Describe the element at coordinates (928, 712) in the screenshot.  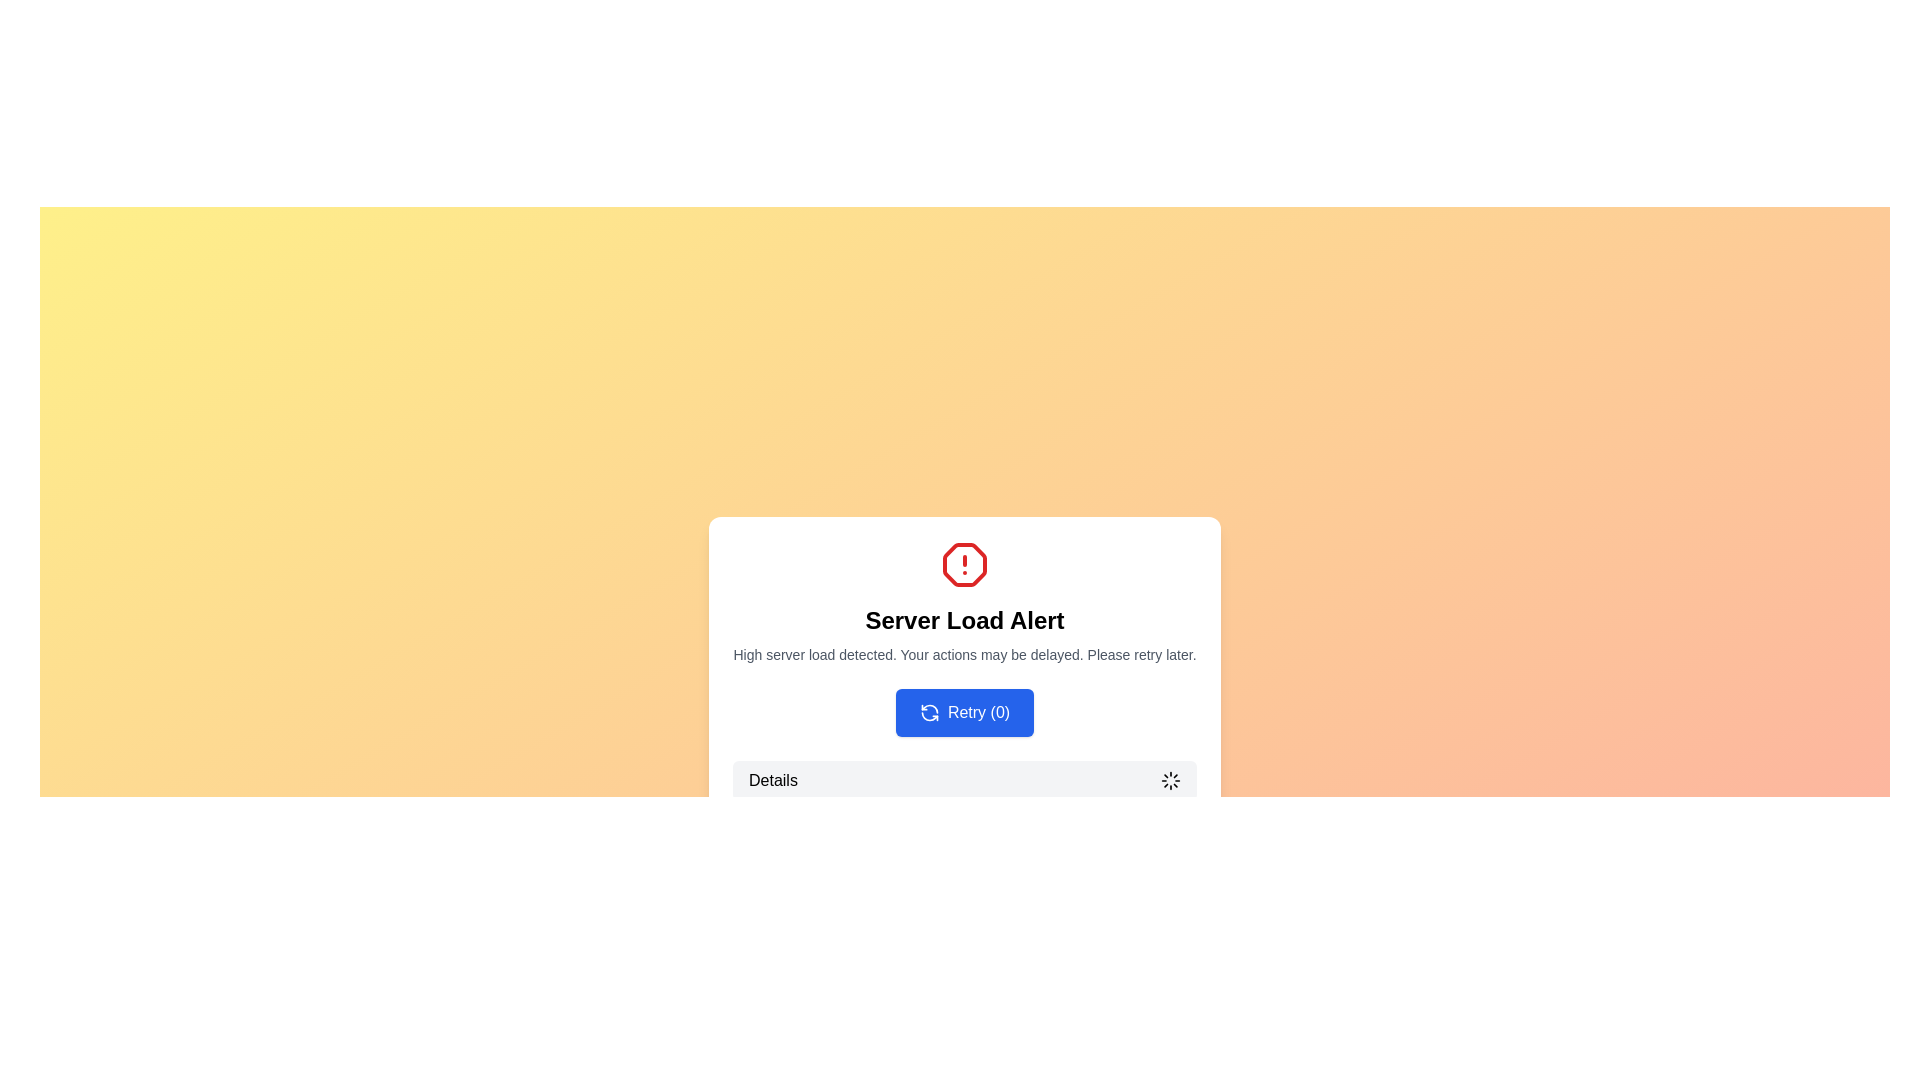
I see `the retry icon that visually represents the retry action, located in the center area of the alert dialog box, preceding the 'Retry (0)' button text` at that location.